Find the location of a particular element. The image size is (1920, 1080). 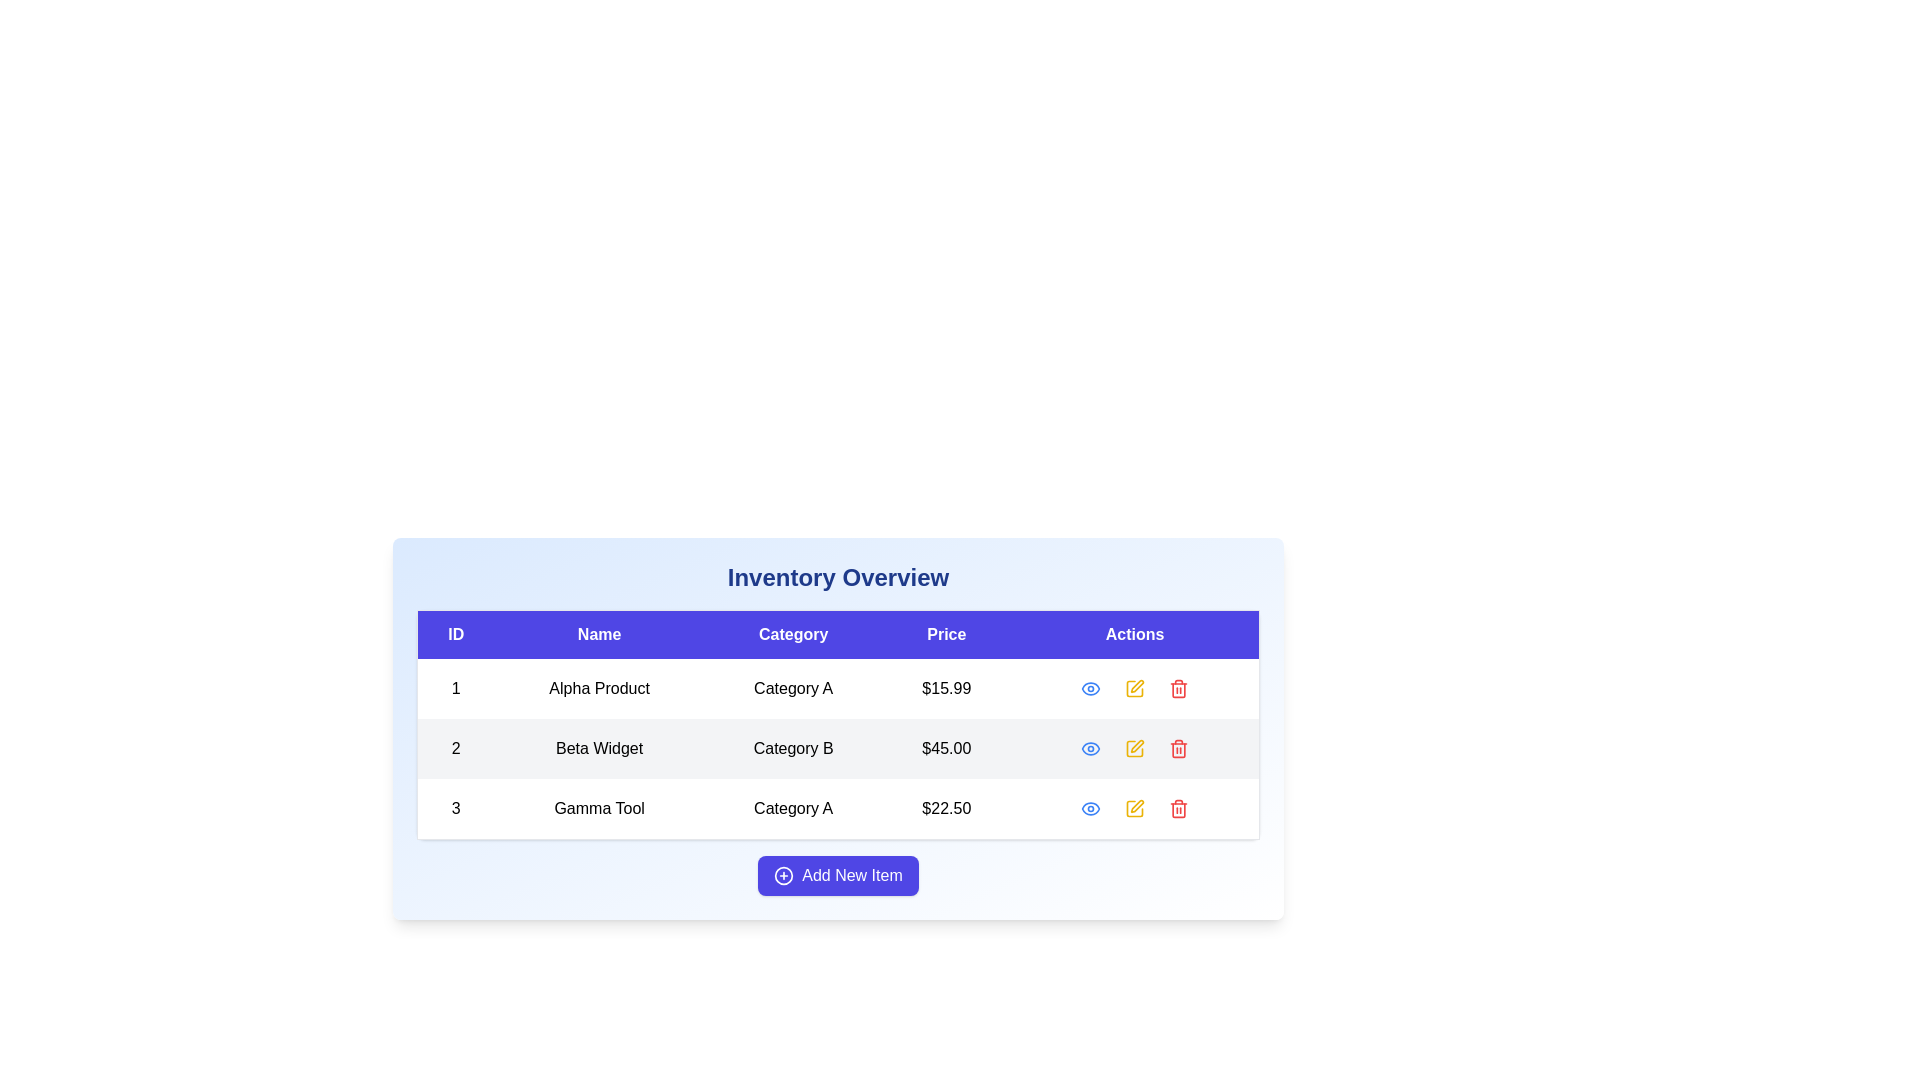

the 'view' icon in the Actions column of the second row for 'Beta Widget' is located at coordinates (1089, 688).